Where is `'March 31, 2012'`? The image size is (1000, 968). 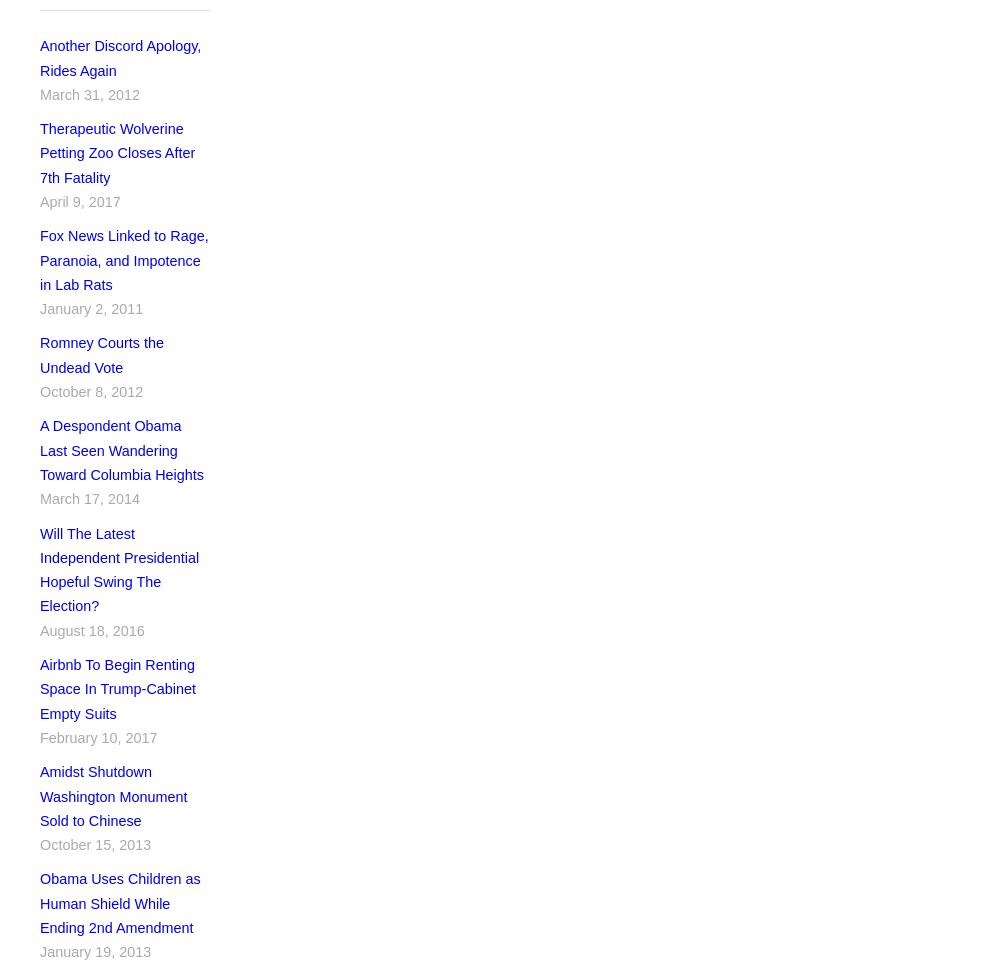 'March 31, 2012' is located at coordinates (40, 93).